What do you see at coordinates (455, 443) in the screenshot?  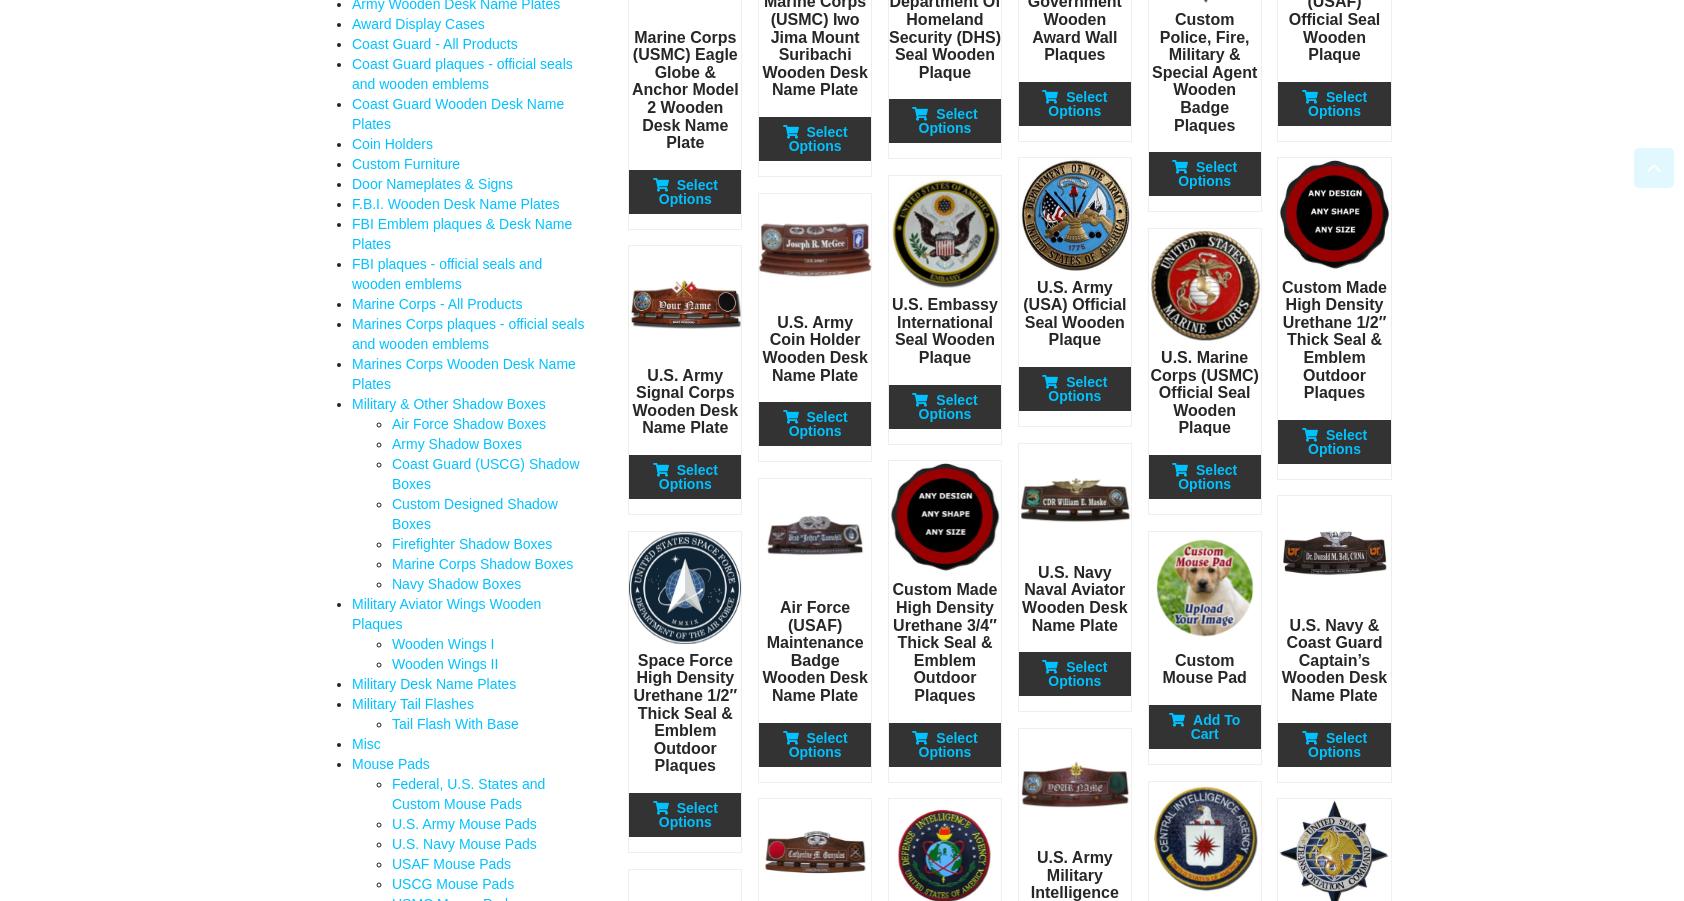 I see `'Army Shadow Boxes'` at bounding box center [455, 443].